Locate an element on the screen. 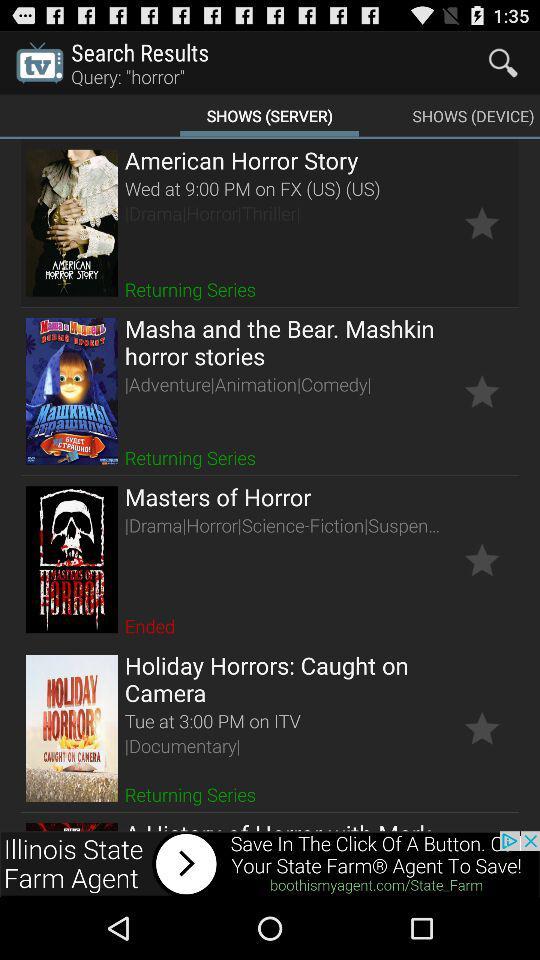 The width and height of the screenshot is (540, 960). rating is located at coordinates (481, 223).